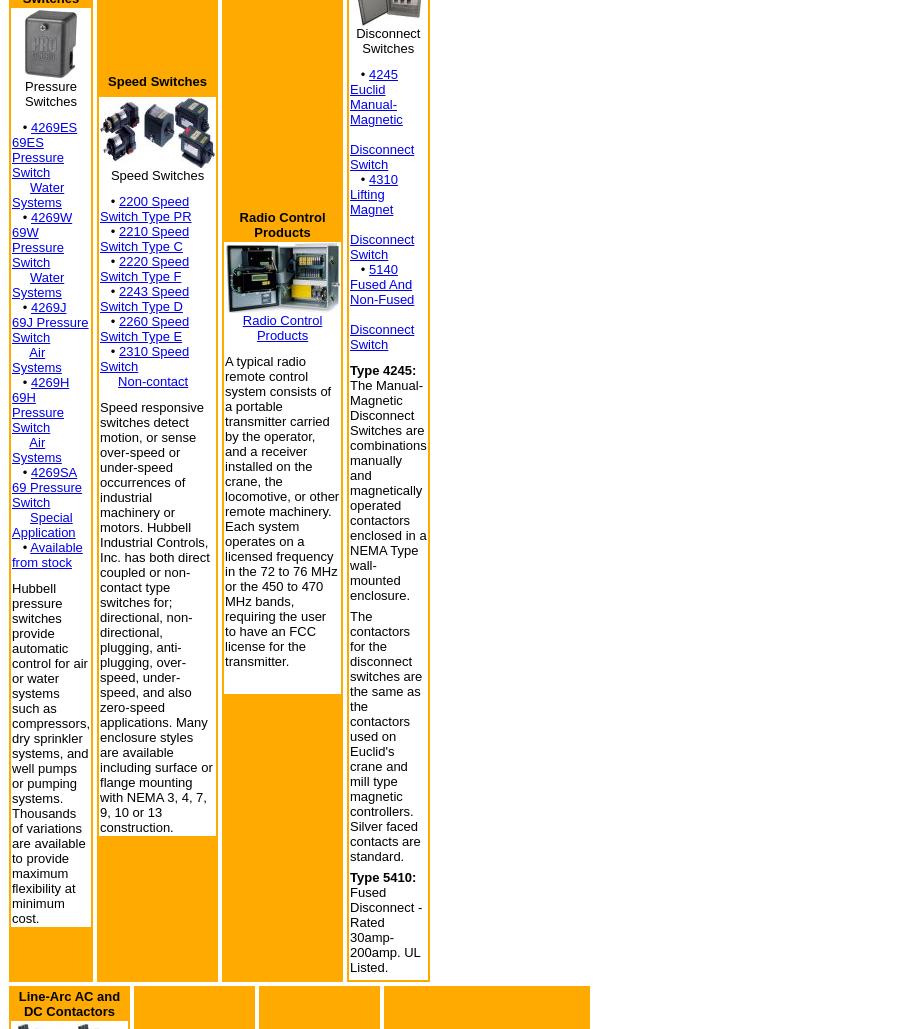 The image size is (916, 1029). I want to click on '2260 Speed Switch Type E', so click(144, 328).